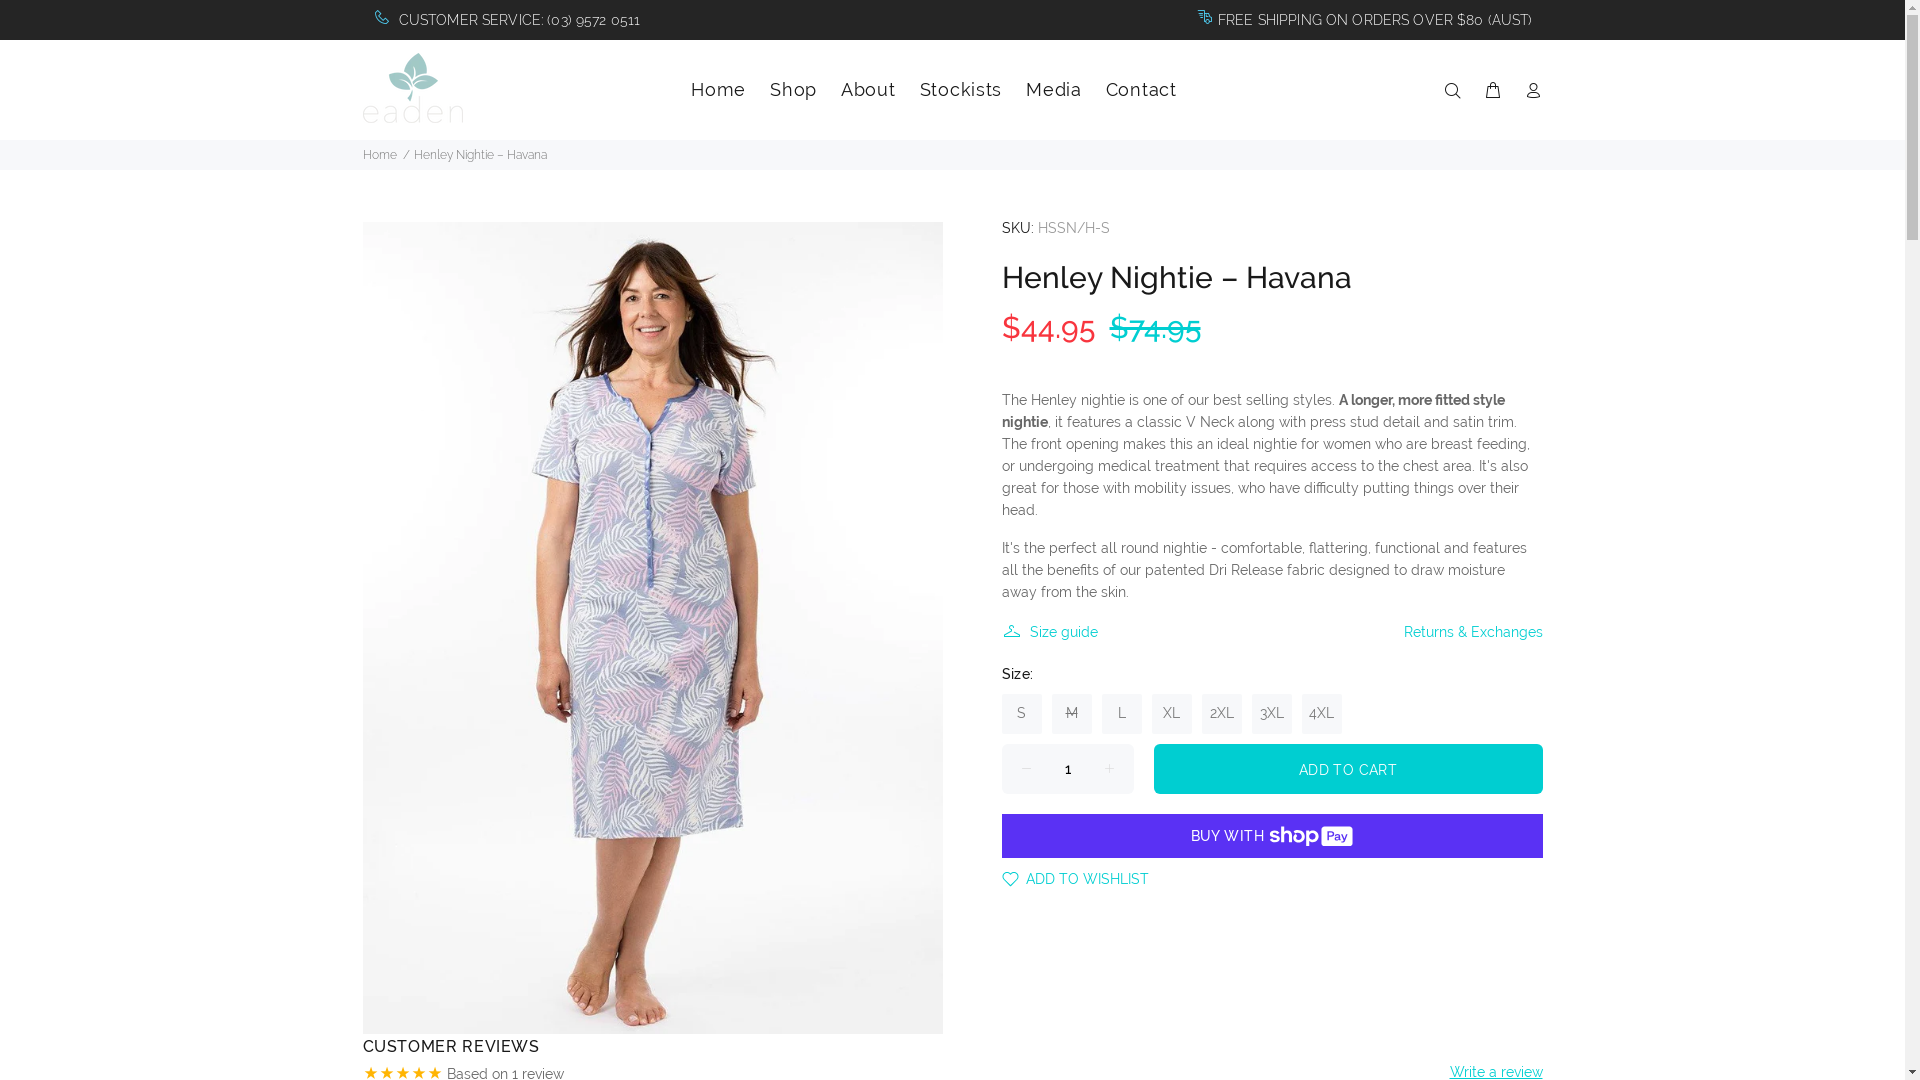 Image resolution: width=1920 pixels, height=1080 pixels. Describe the element at coordinates (1251, 712) in the screenshot. I see `'3XL'` at that location.